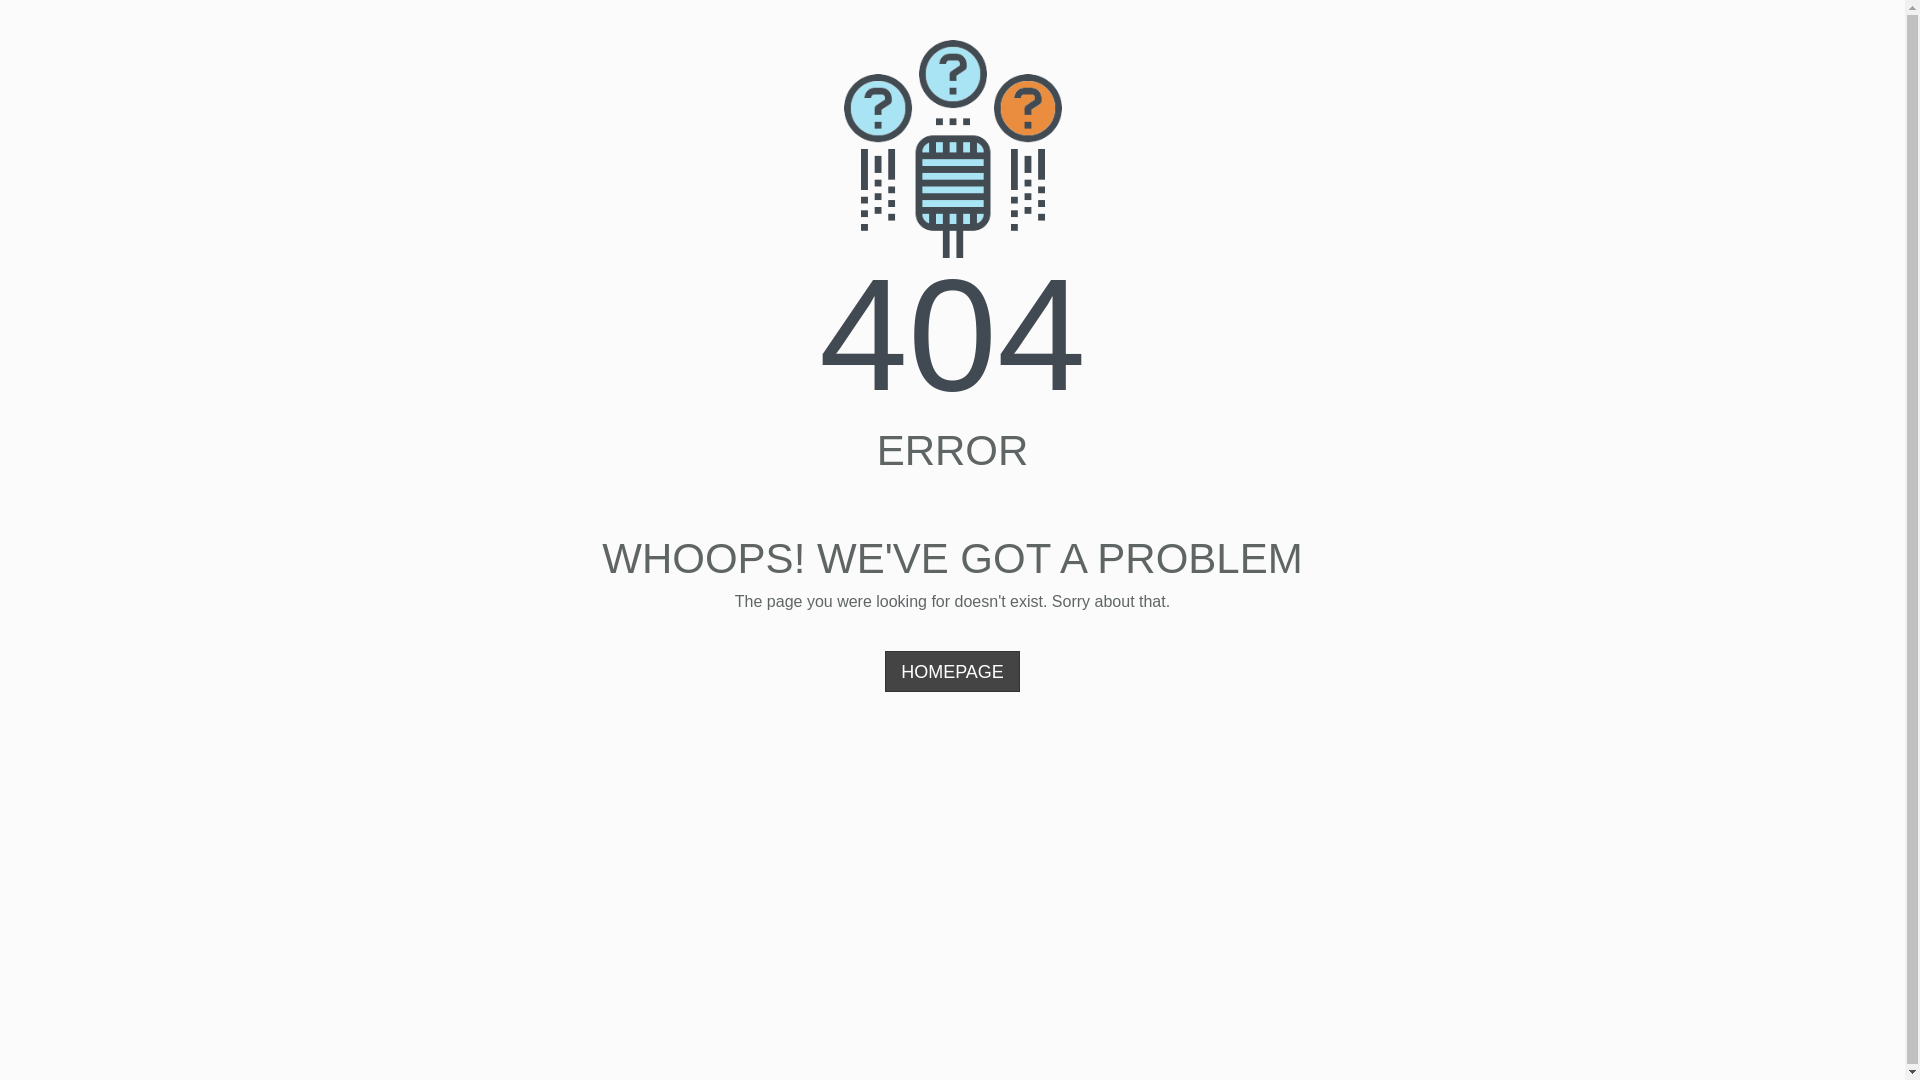 The width and height of the screenshot is (1920, 1080). Describe the element at coordinates (951, 671) in the screenshot. I see `'HOMEPAGE'` at that location.